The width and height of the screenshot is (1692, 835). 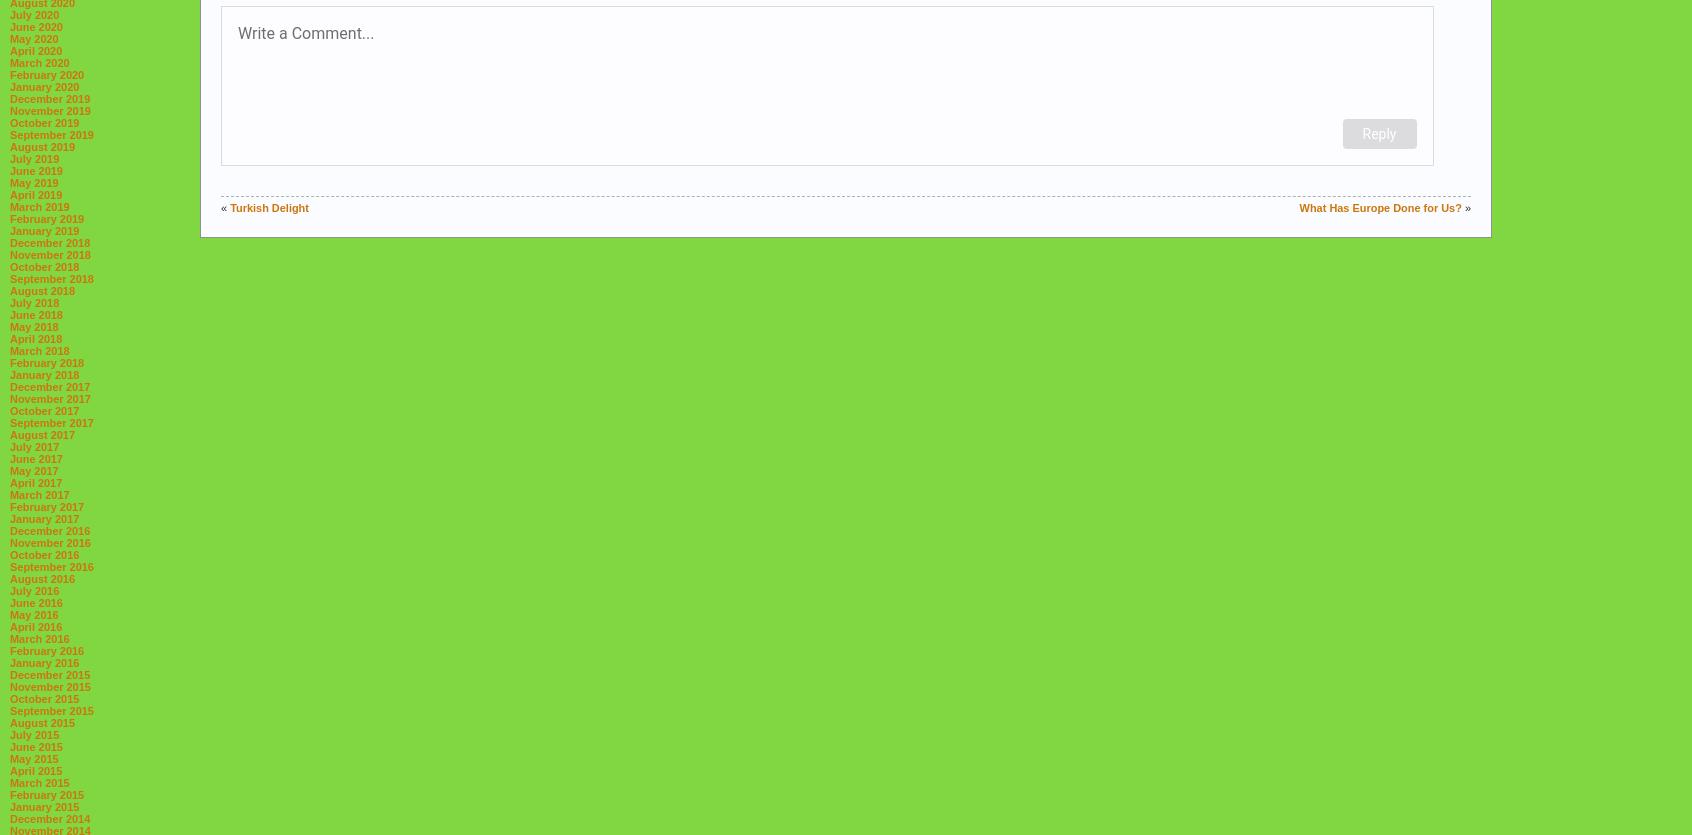 What do you see at coordinates (38, 206) in the screenshot?
I see `'March 2019'` at bounding box center [38, 206].